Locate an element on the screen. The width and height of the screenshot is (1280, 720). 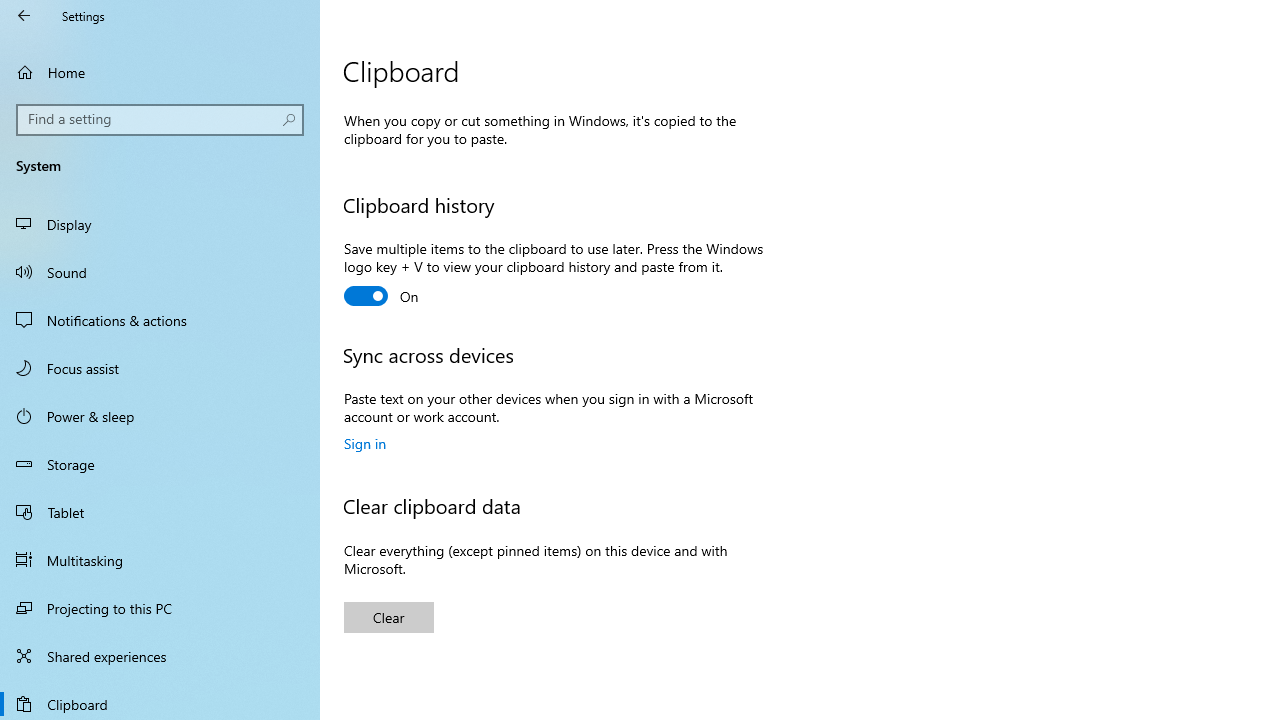
'Projecting to this PC' is located at coordinates (160, 607).